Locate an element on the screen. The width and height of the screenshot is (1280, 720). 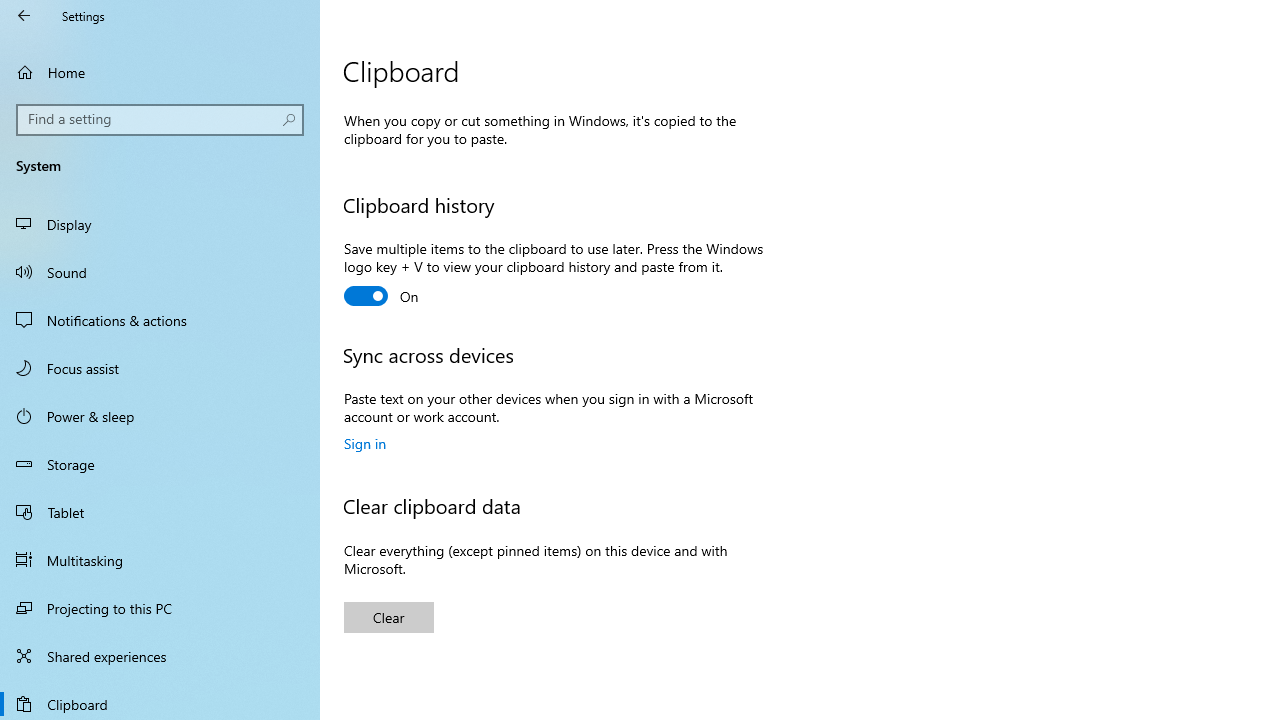
'Projecting to this PC' is located at coordinates (160, 607).